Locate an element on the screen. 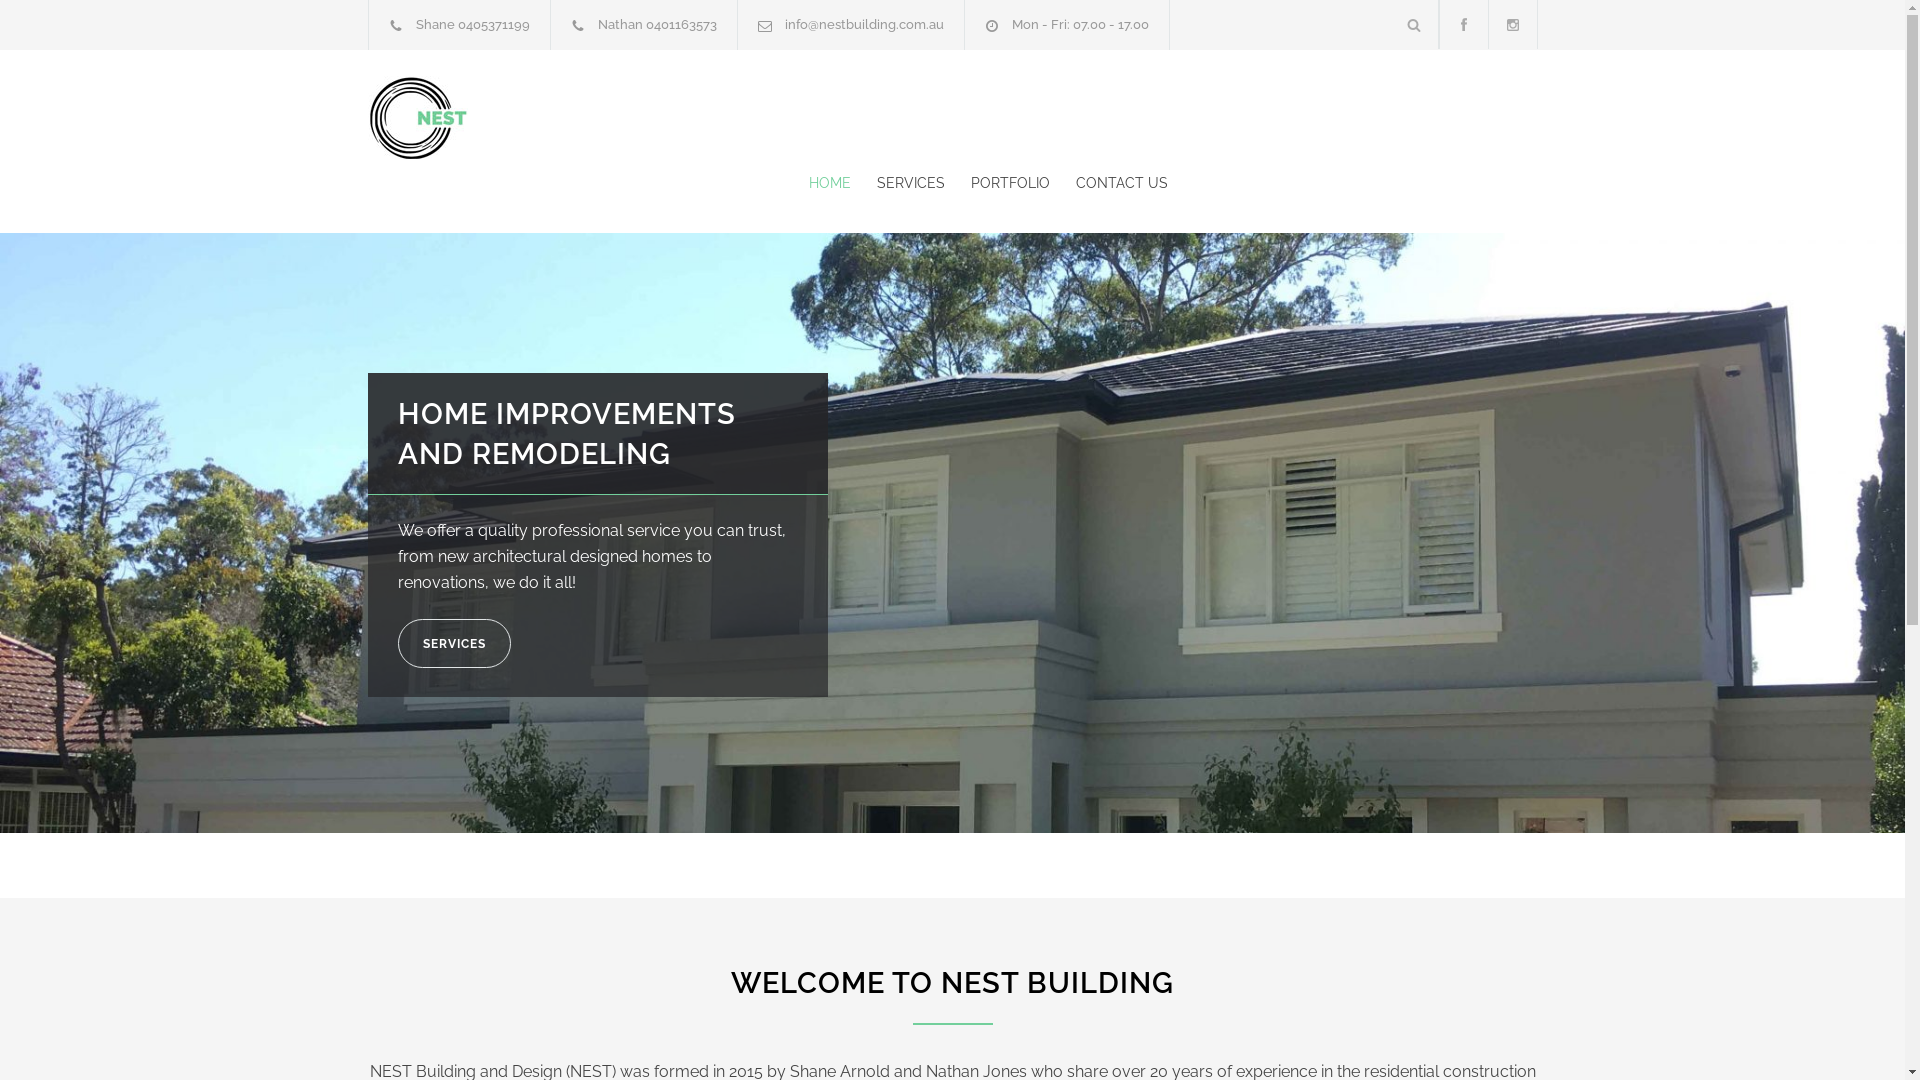 The height and width of the screenshot is (1080, 1920). 'HOME IMPROVEMENTS AND REMODELING' is located at coordinates (565, 433).